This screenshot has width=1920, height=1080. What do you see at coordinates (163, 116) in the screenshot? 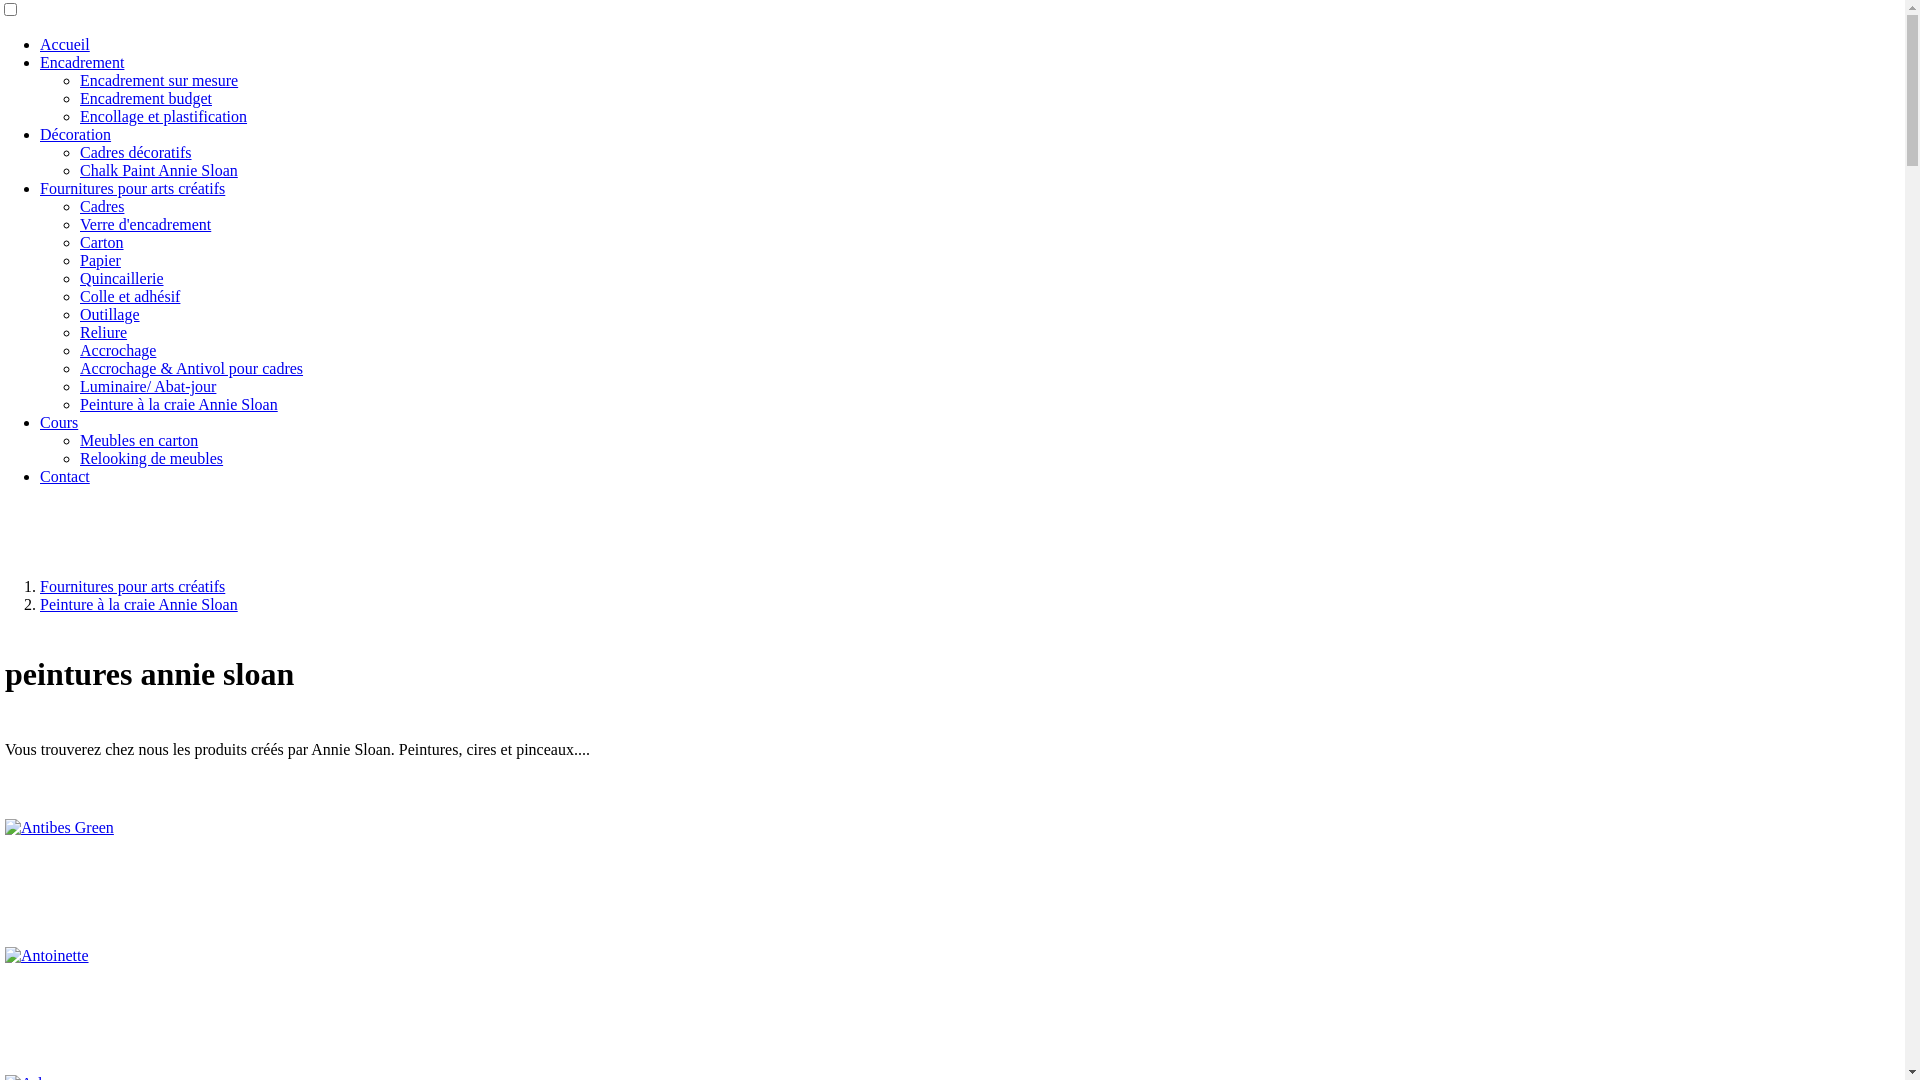
I see `'Encollage et plastification'` at bounding box center [163, 116].